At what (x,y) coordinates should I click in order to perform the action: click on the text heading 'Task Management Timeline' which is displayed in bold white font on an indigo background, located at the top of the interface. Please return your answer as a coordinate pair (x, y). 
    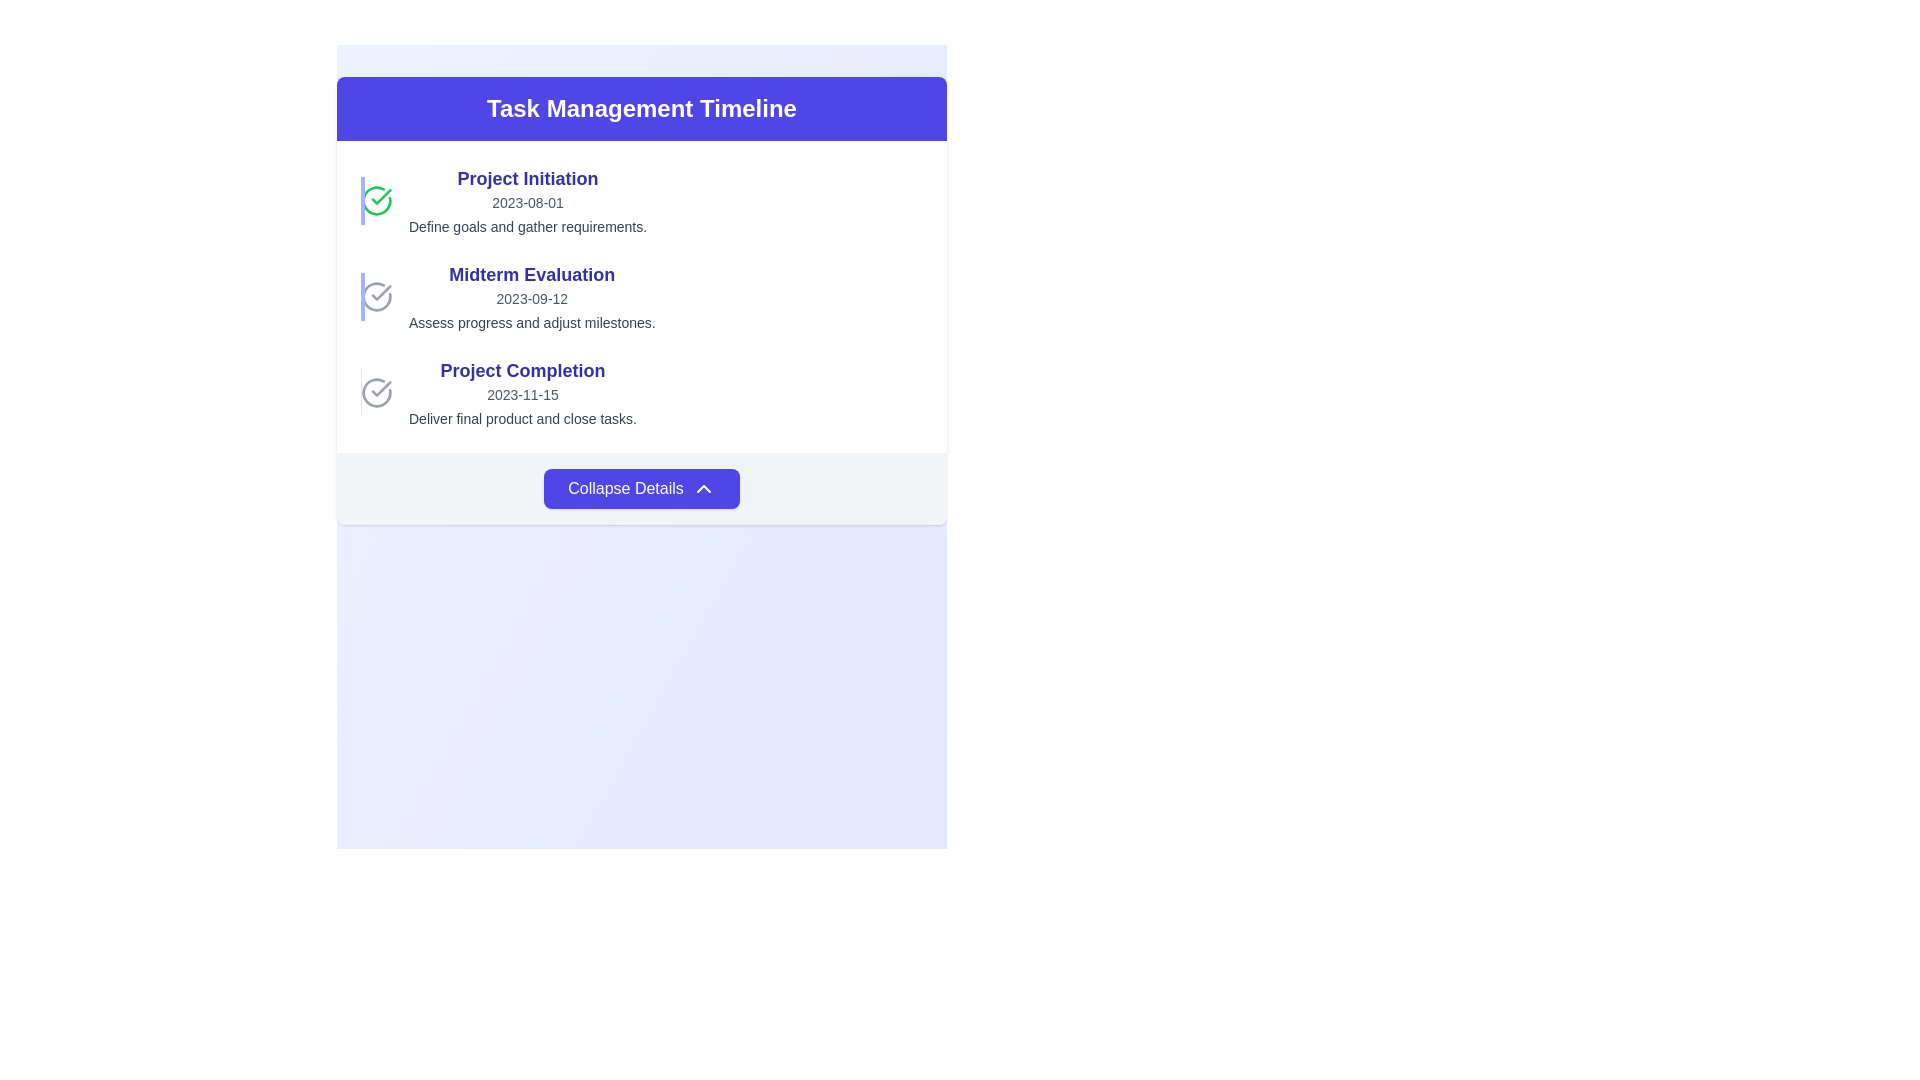
    Looking at the image, I should click on (642, 108).